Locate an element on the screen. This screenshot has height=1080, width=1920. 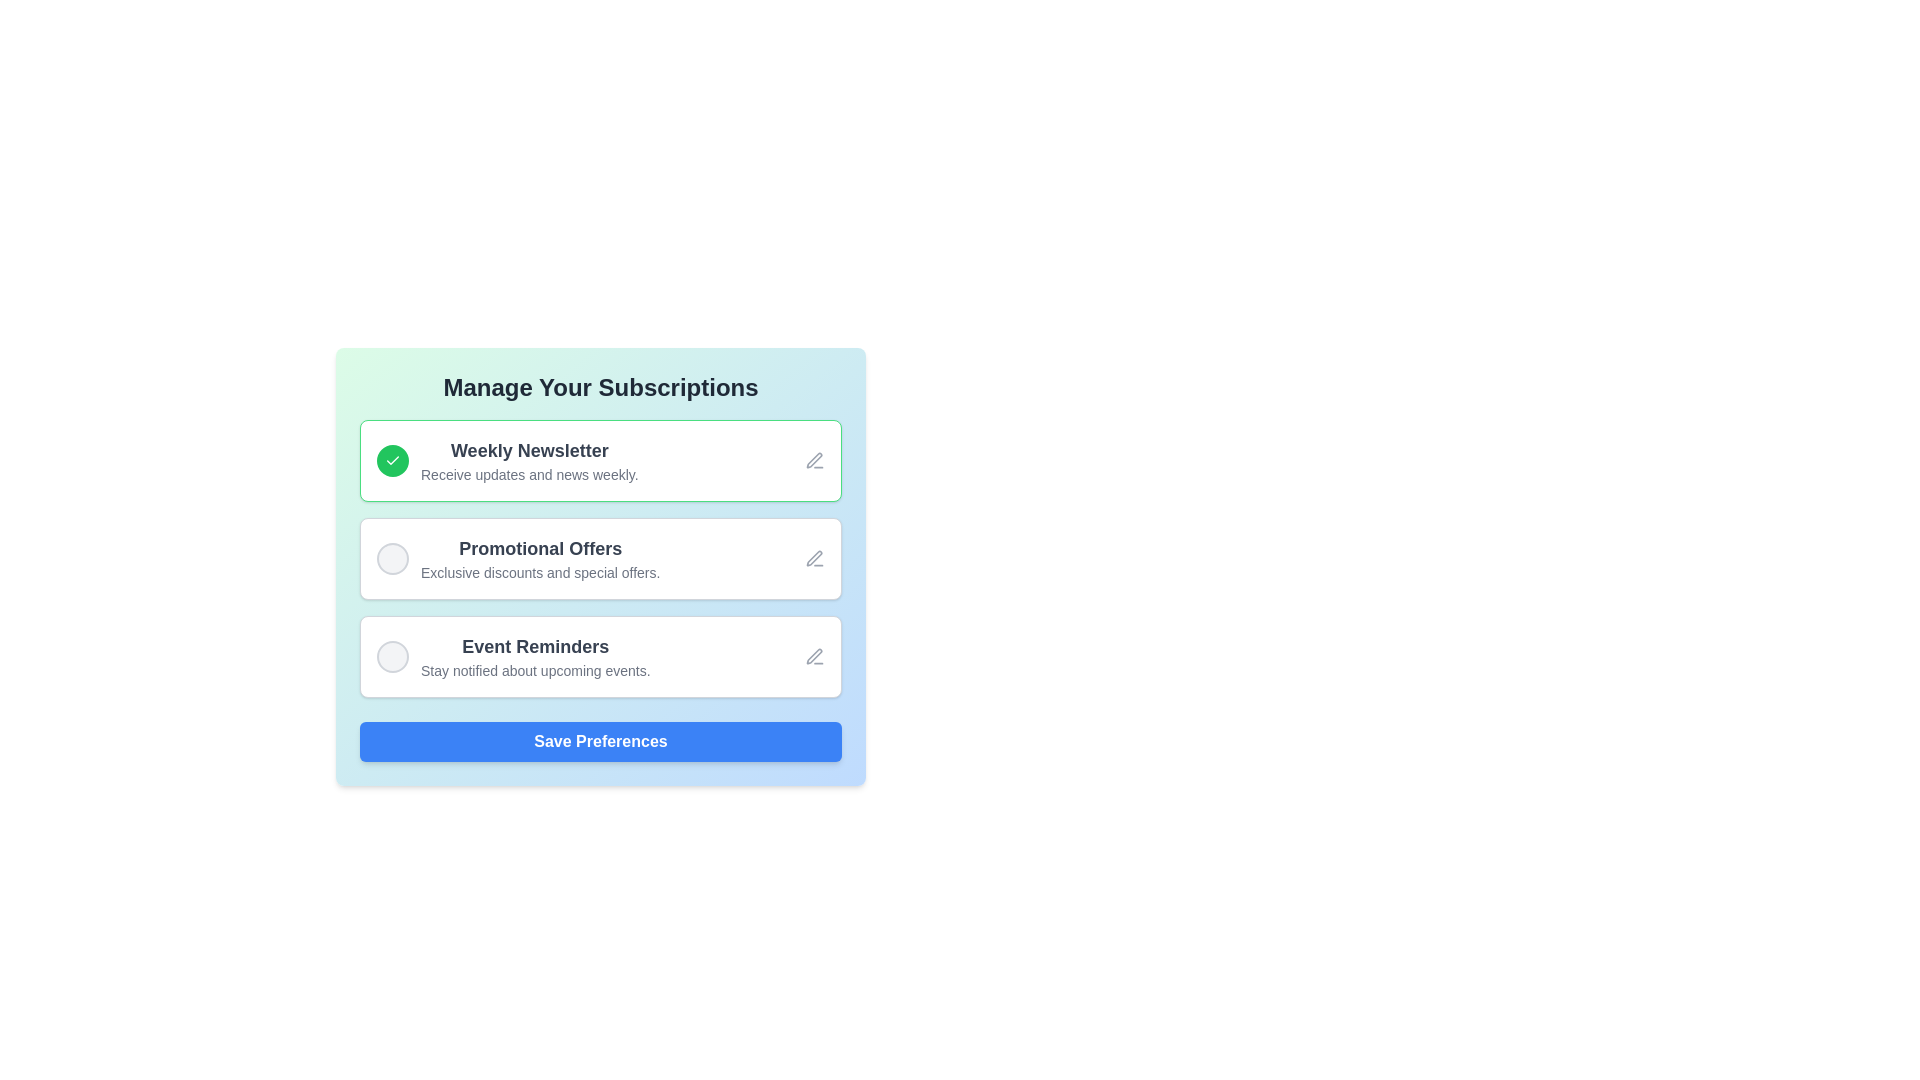
the pen icon button located in the 'Event Reminders' section is located at coordinates (815, 656).